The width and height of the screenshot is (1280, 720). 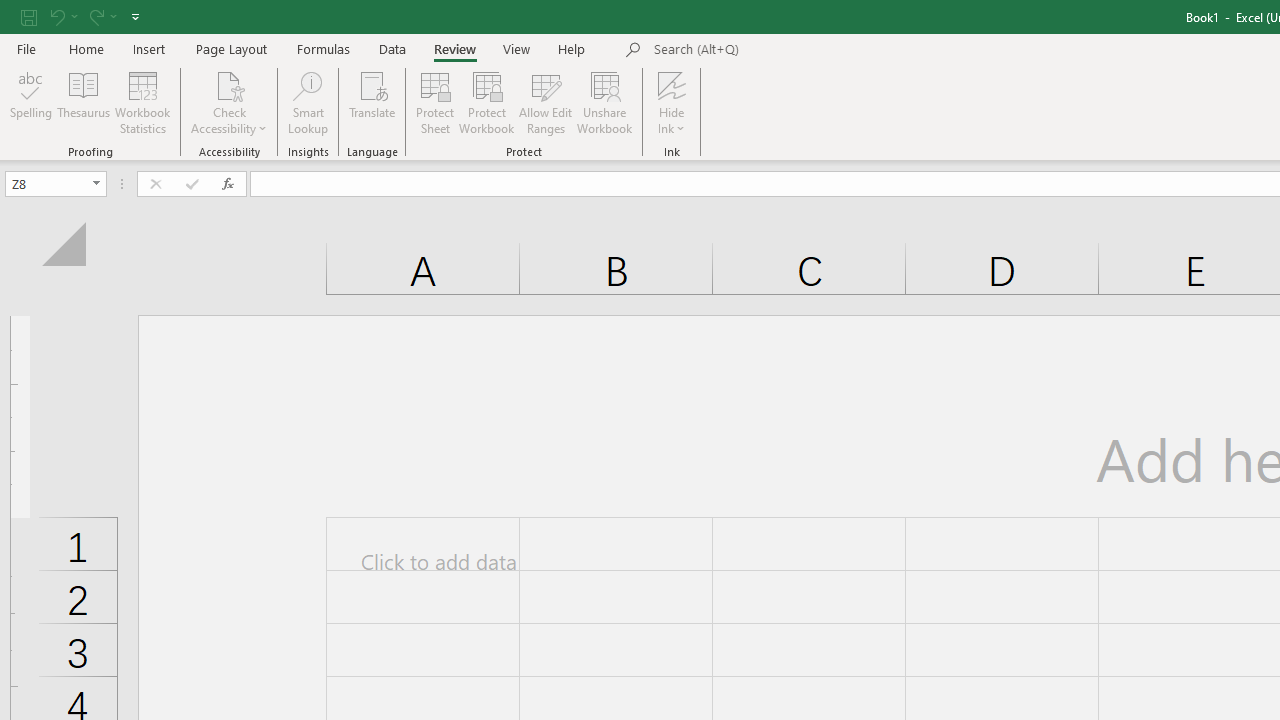 I want to click on 'Formulas', so click(x=323, y=48).